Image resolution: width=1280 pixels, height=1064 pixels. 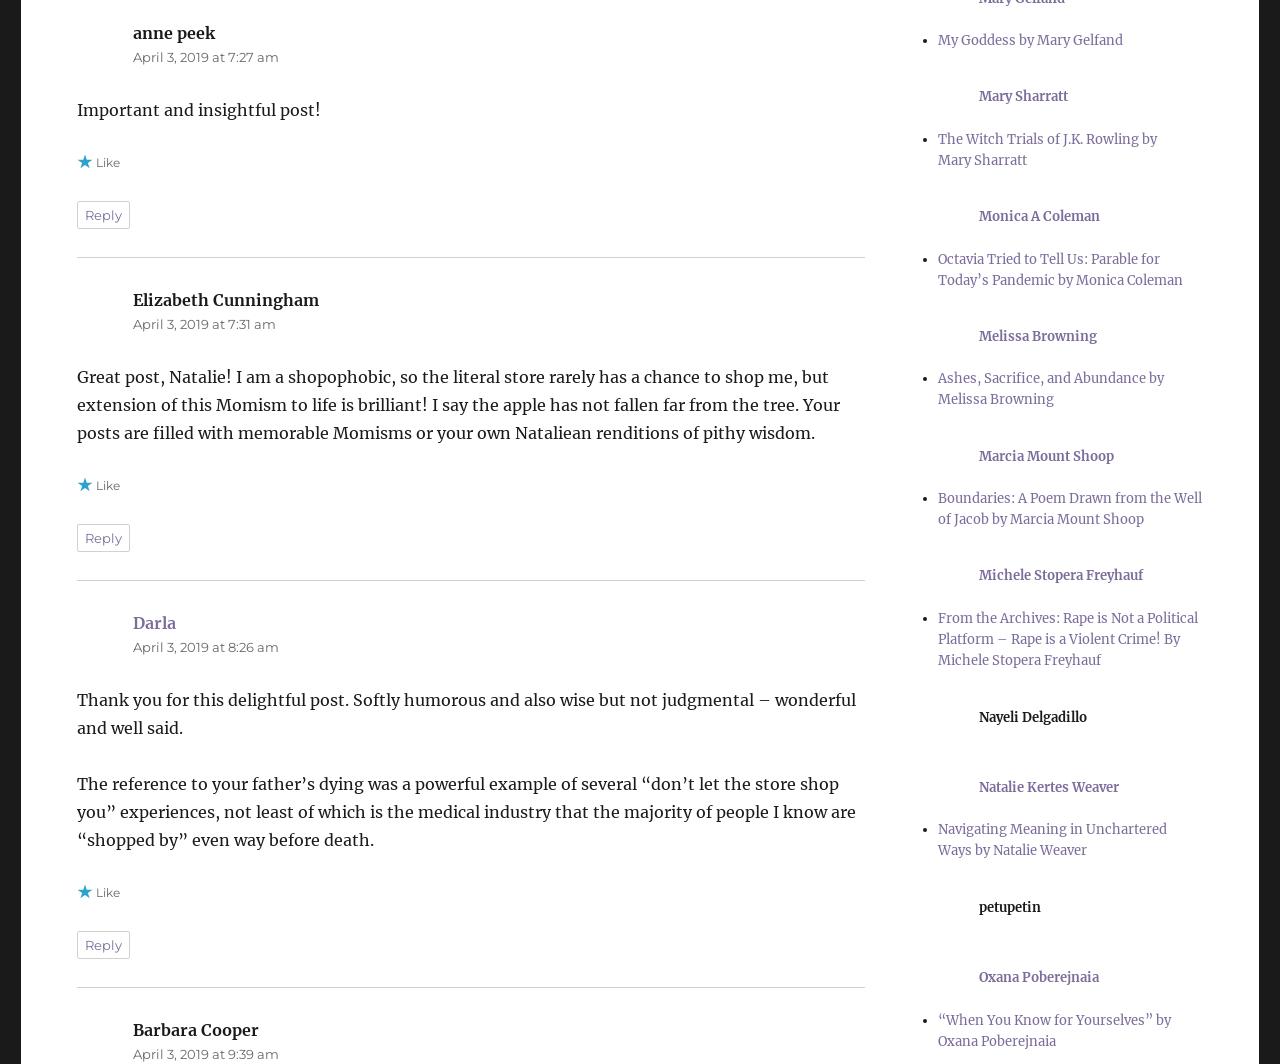 What do you see at coordinates (131, 645) in the screenshot?
I see `'April 3, 2019 at 8:26 am'` at bounding box center [131, 645].